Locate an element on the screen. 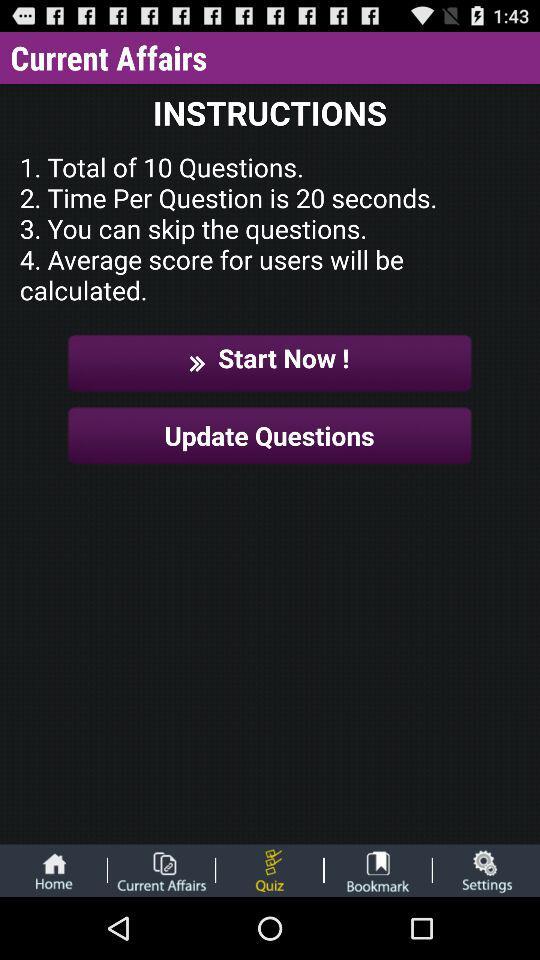  bookmark is located at coordinates (378, 869).